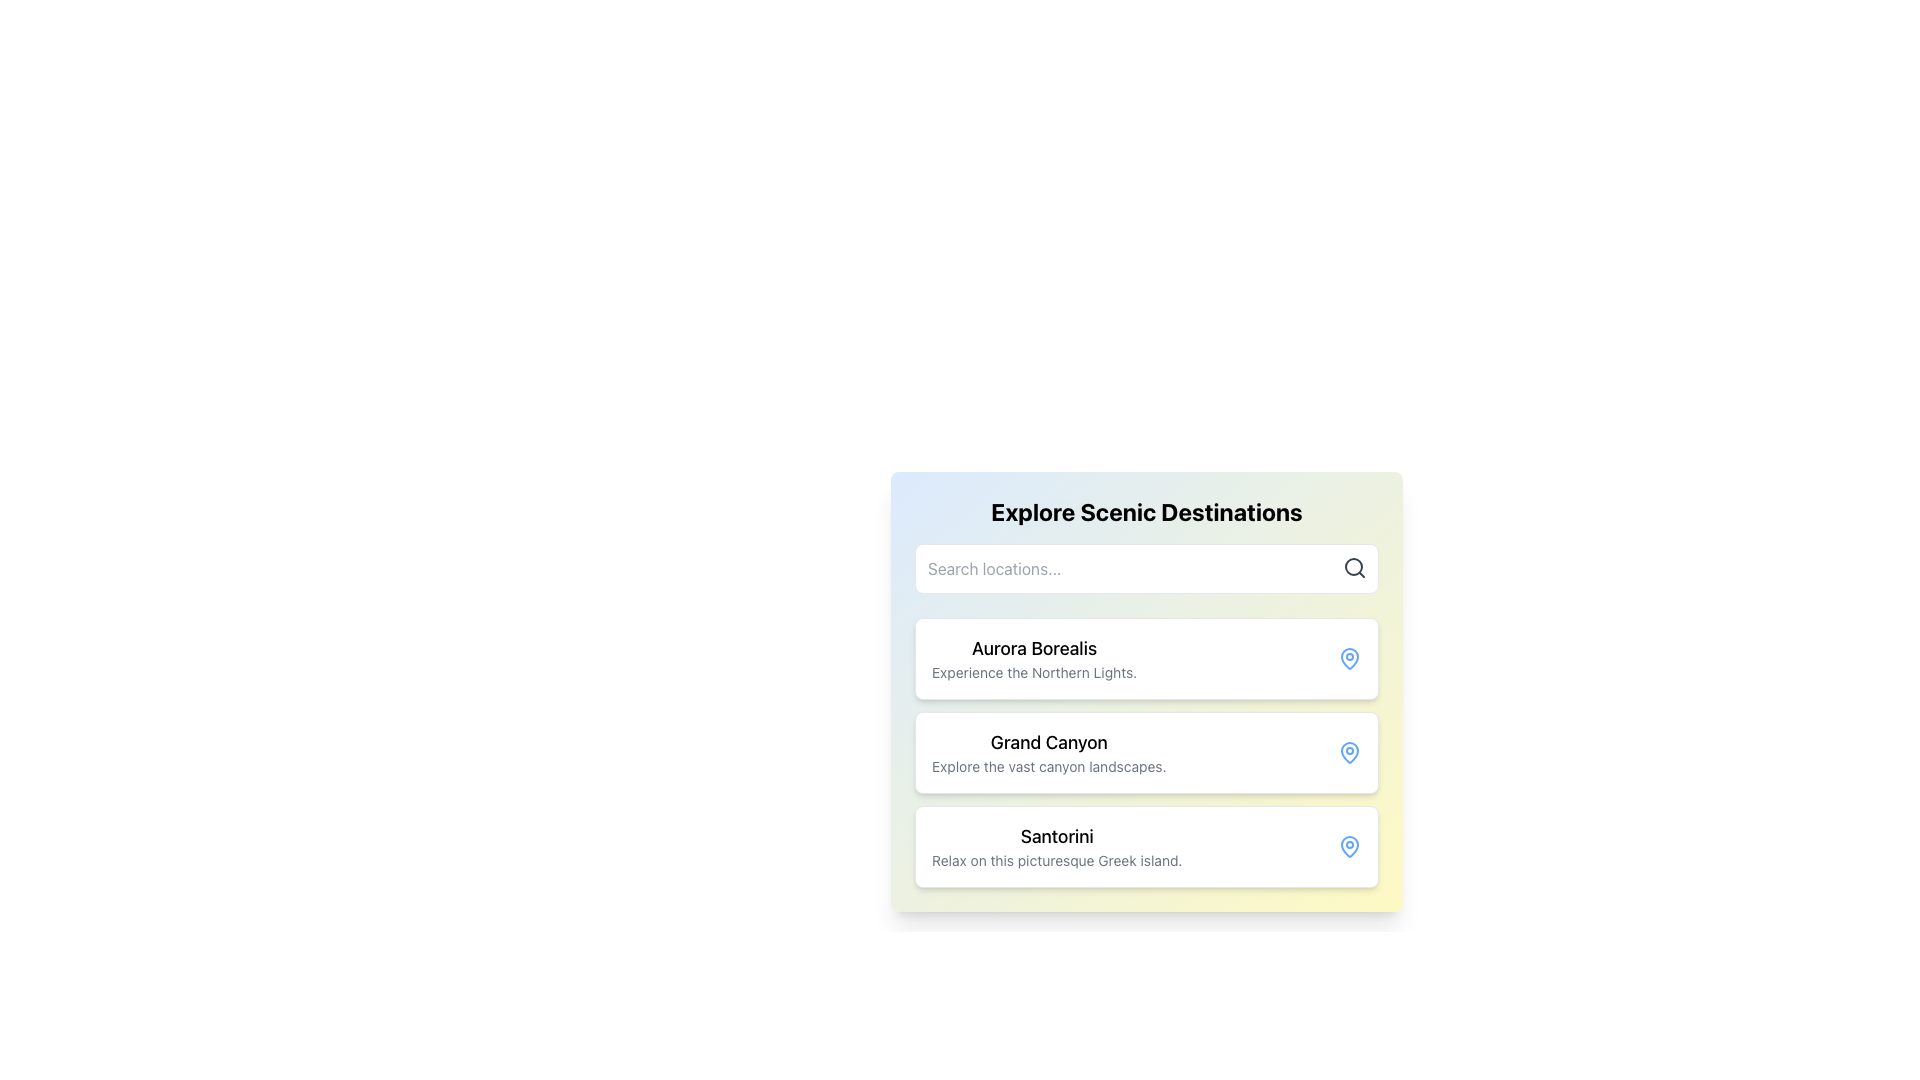 Image resolution: width=1920 pixels, height=1080 pixels. I want to click on the blue pin marker SVG element located to the right of the text 'Grand Canyon' in the third list item of the 'Explore Scenic Destinations' menu, so click(1349, 752).